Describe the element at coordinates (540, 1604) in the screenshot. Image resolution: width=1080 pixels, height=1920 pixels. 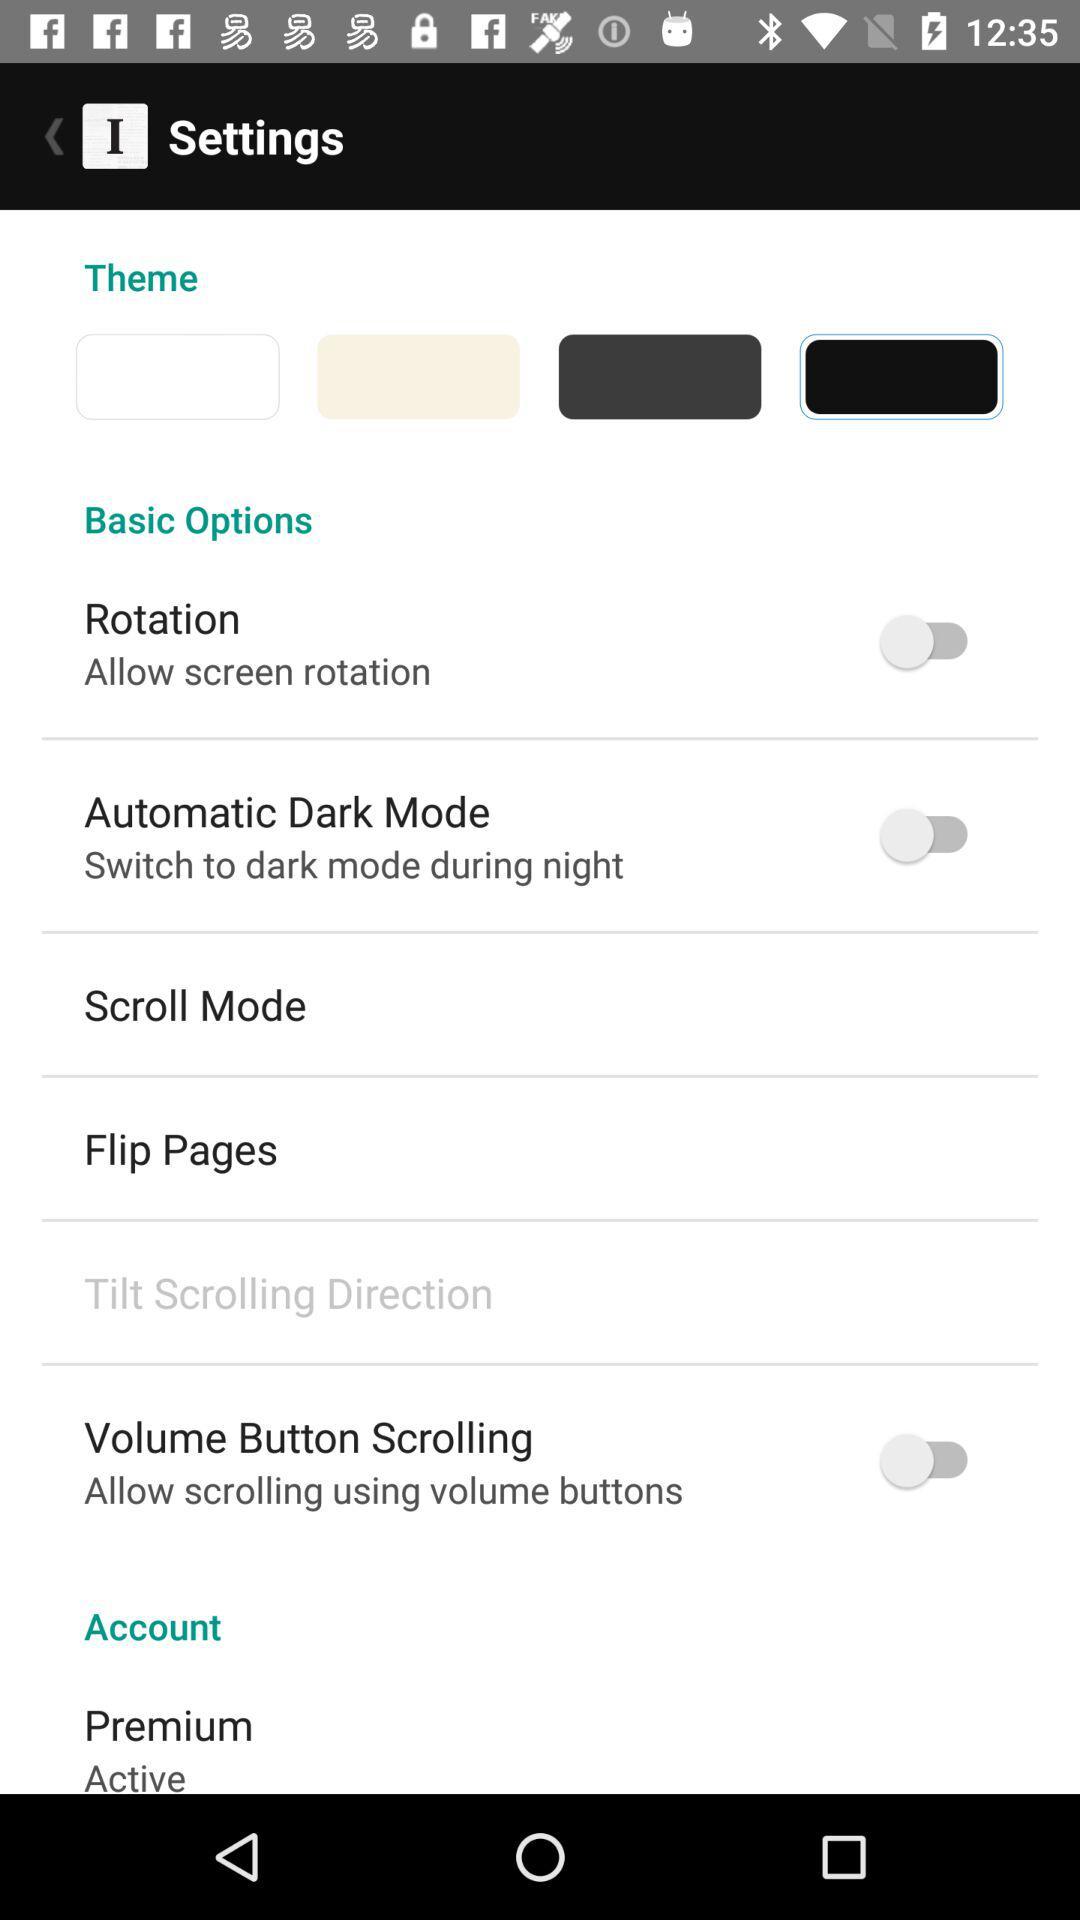
I see `the account` at that location.